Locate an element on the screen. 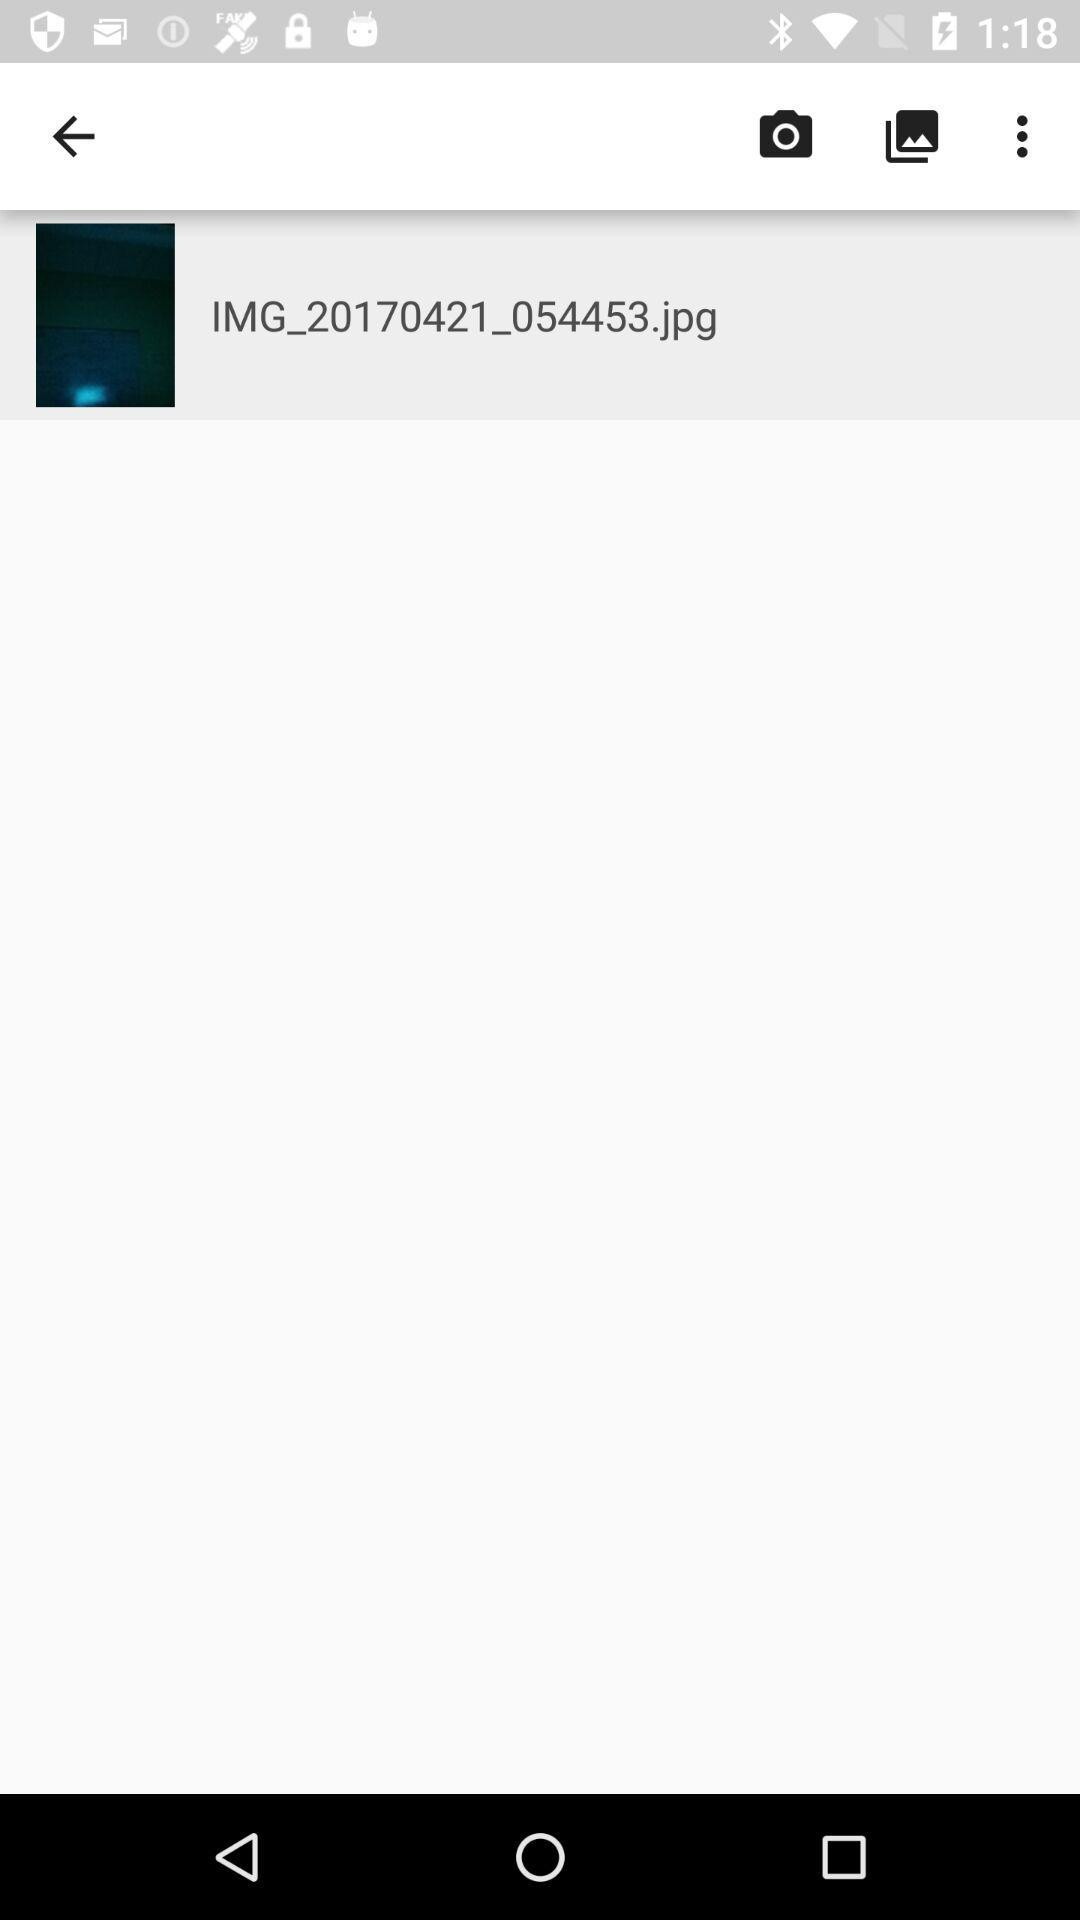  img_20170421_054453.jpg icon is located at coordinates (645, 314).